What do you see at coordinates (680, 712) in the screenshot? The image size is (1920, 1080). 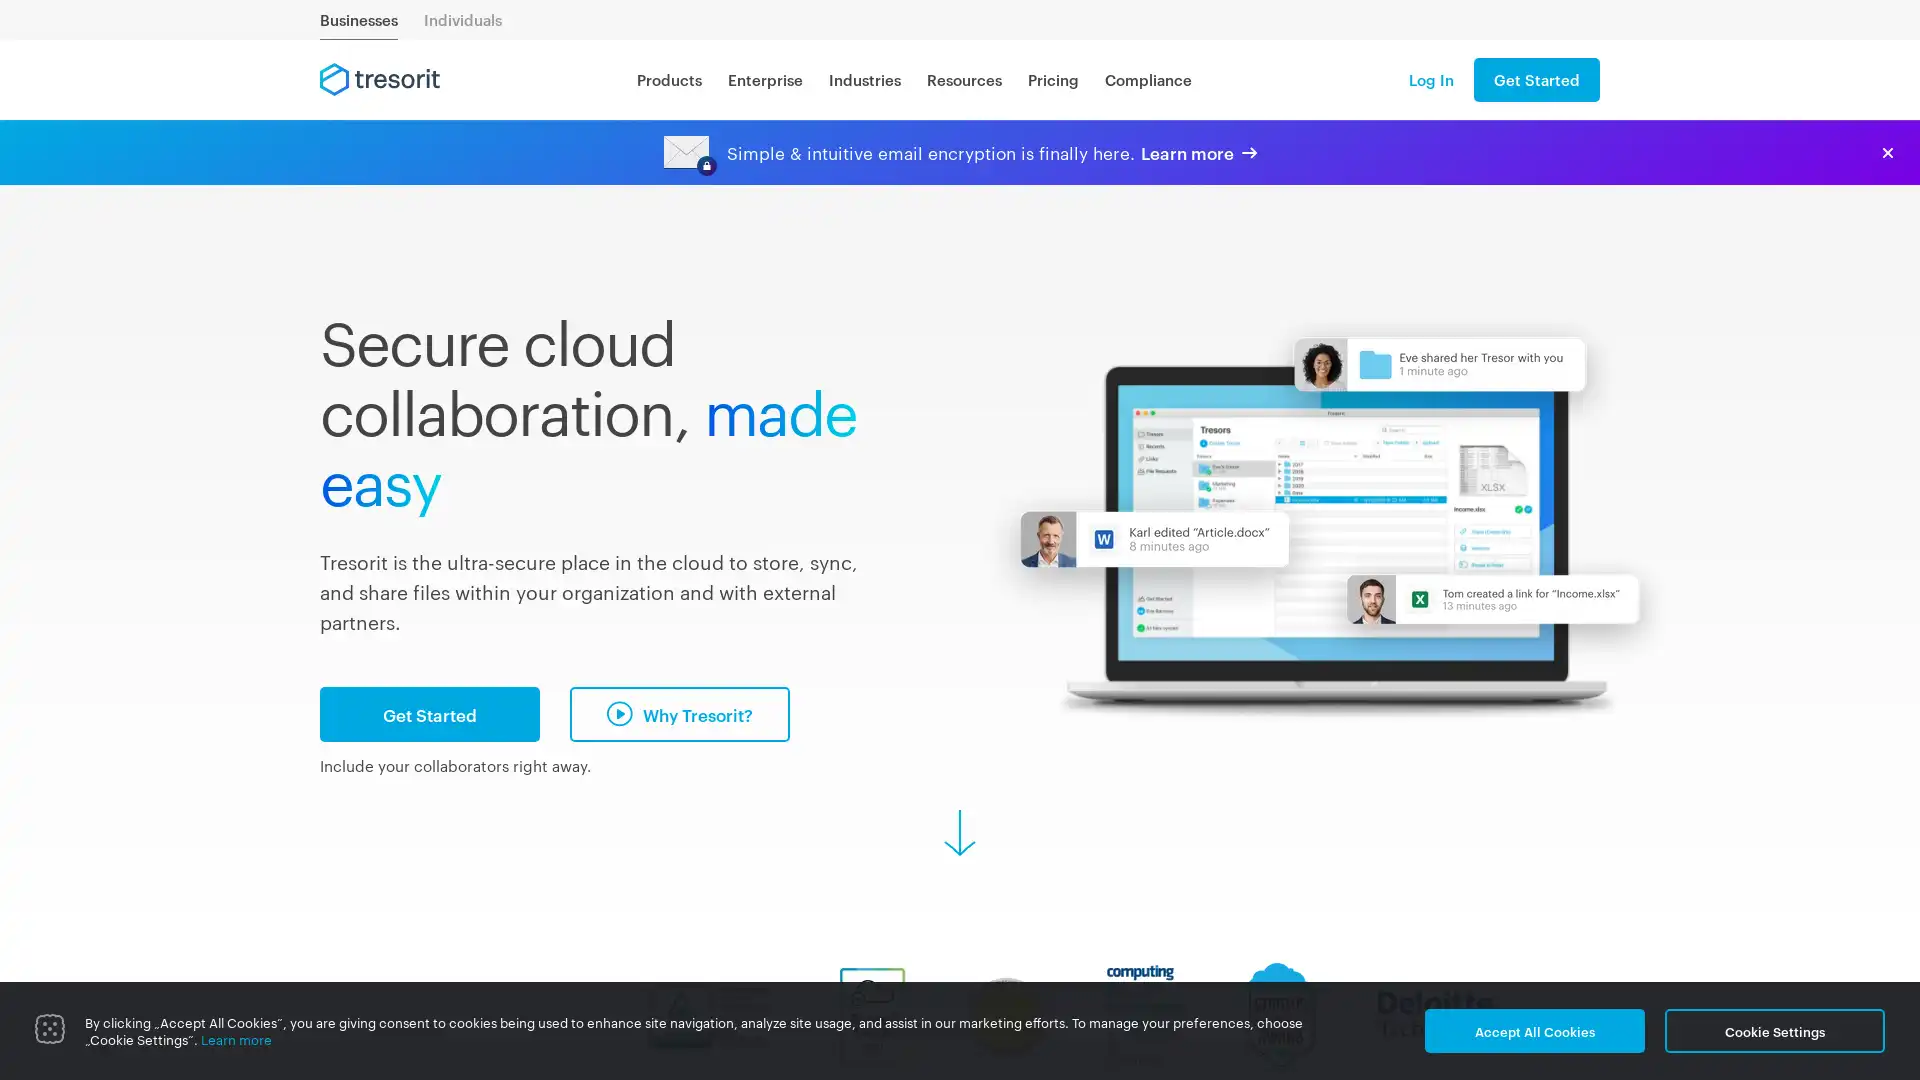 I see `Why Tresorit?` at bounding box center [680, 712].